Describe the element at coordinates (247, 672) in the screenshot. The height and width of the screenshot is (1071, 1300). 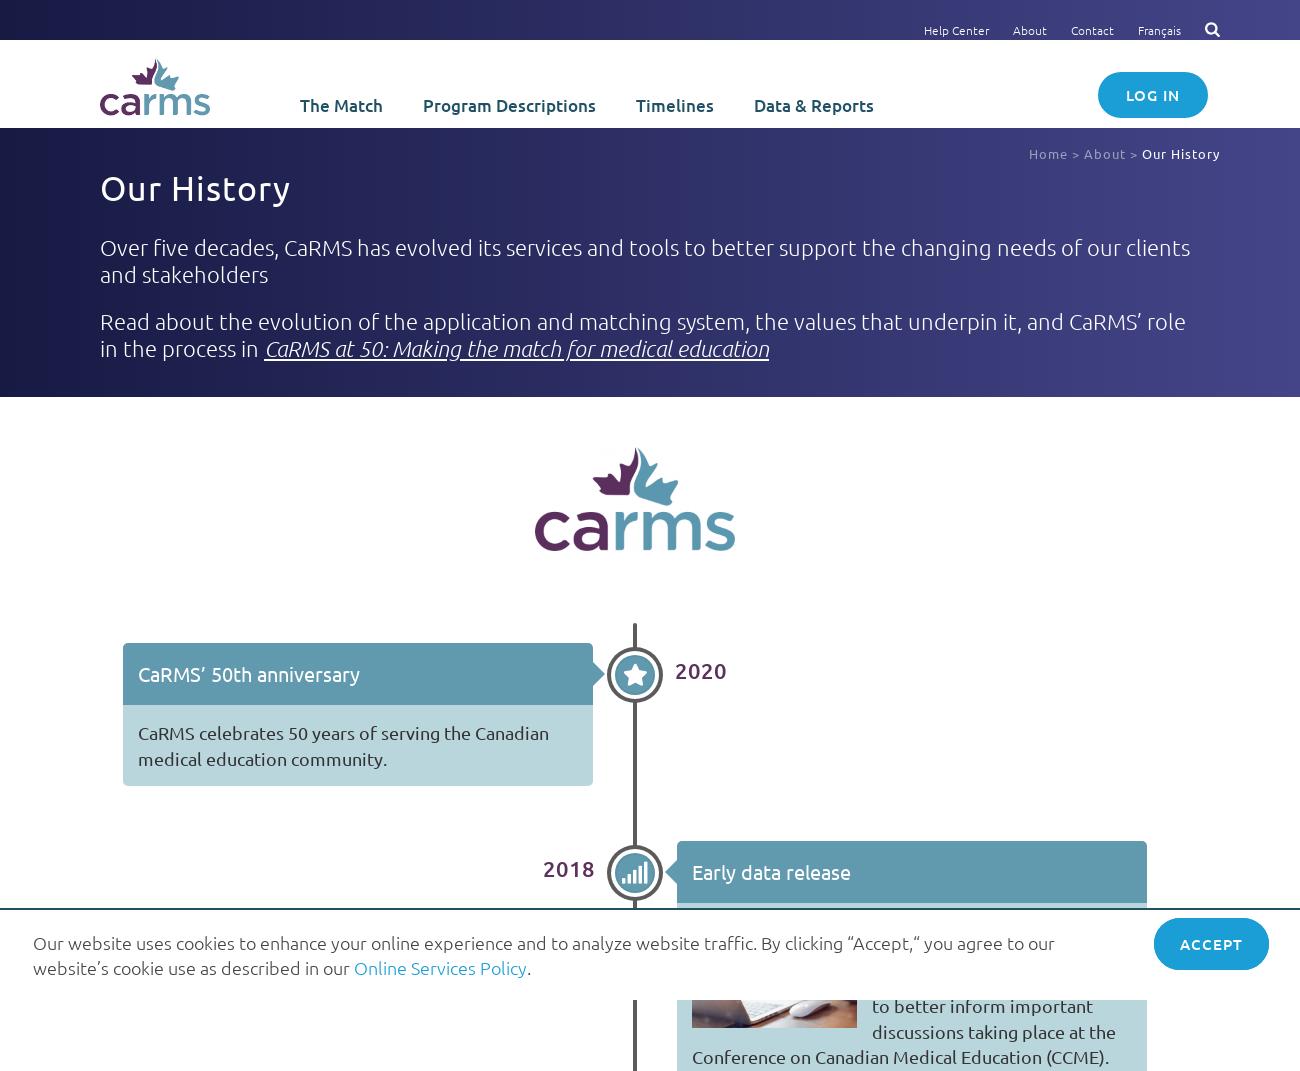
I see `'CaRMS’ 50th anniversary'` at that location.